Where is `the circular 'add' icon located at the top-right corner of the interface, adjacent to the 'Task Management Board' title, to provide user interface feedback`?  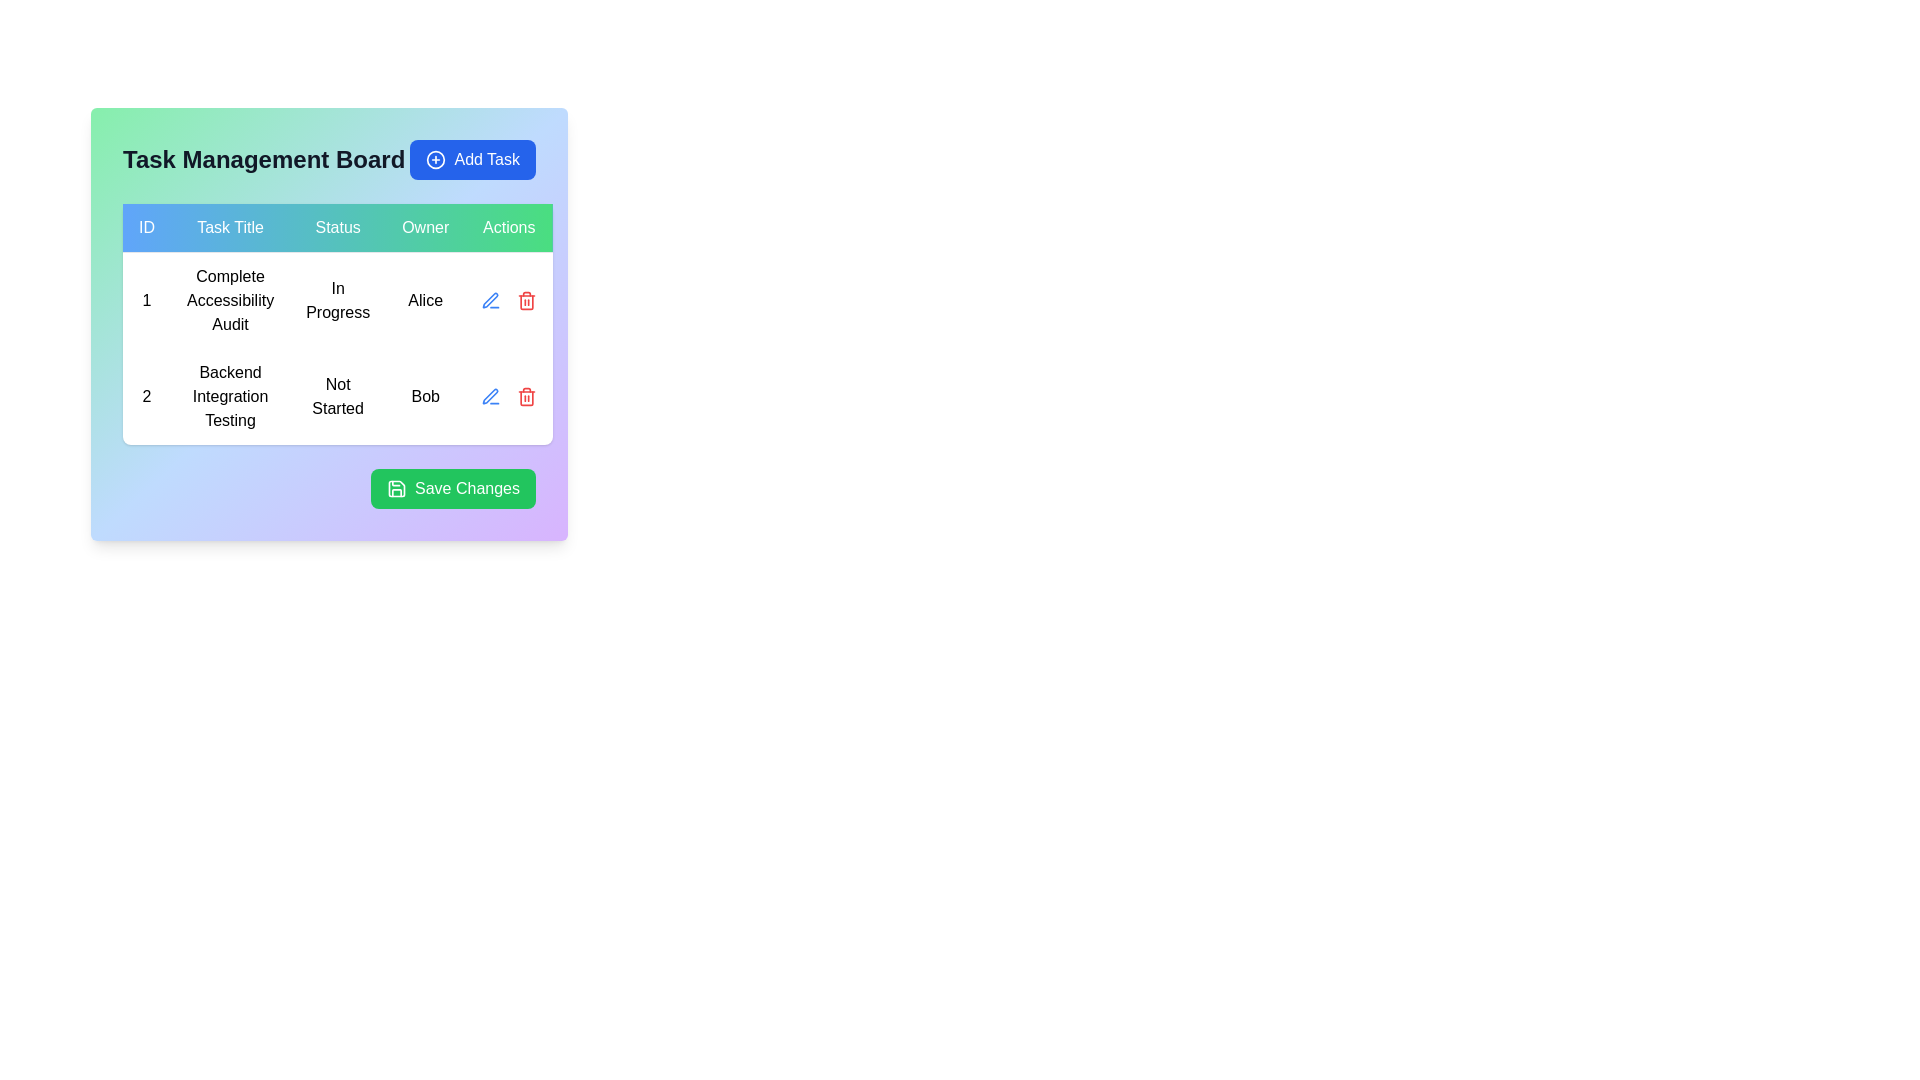
the circular 'add' icon located at the top-right corner of the interface, adjacent to the 'Task Management Board' title, to provide user interface feedback is located at coordinates (435, 158).